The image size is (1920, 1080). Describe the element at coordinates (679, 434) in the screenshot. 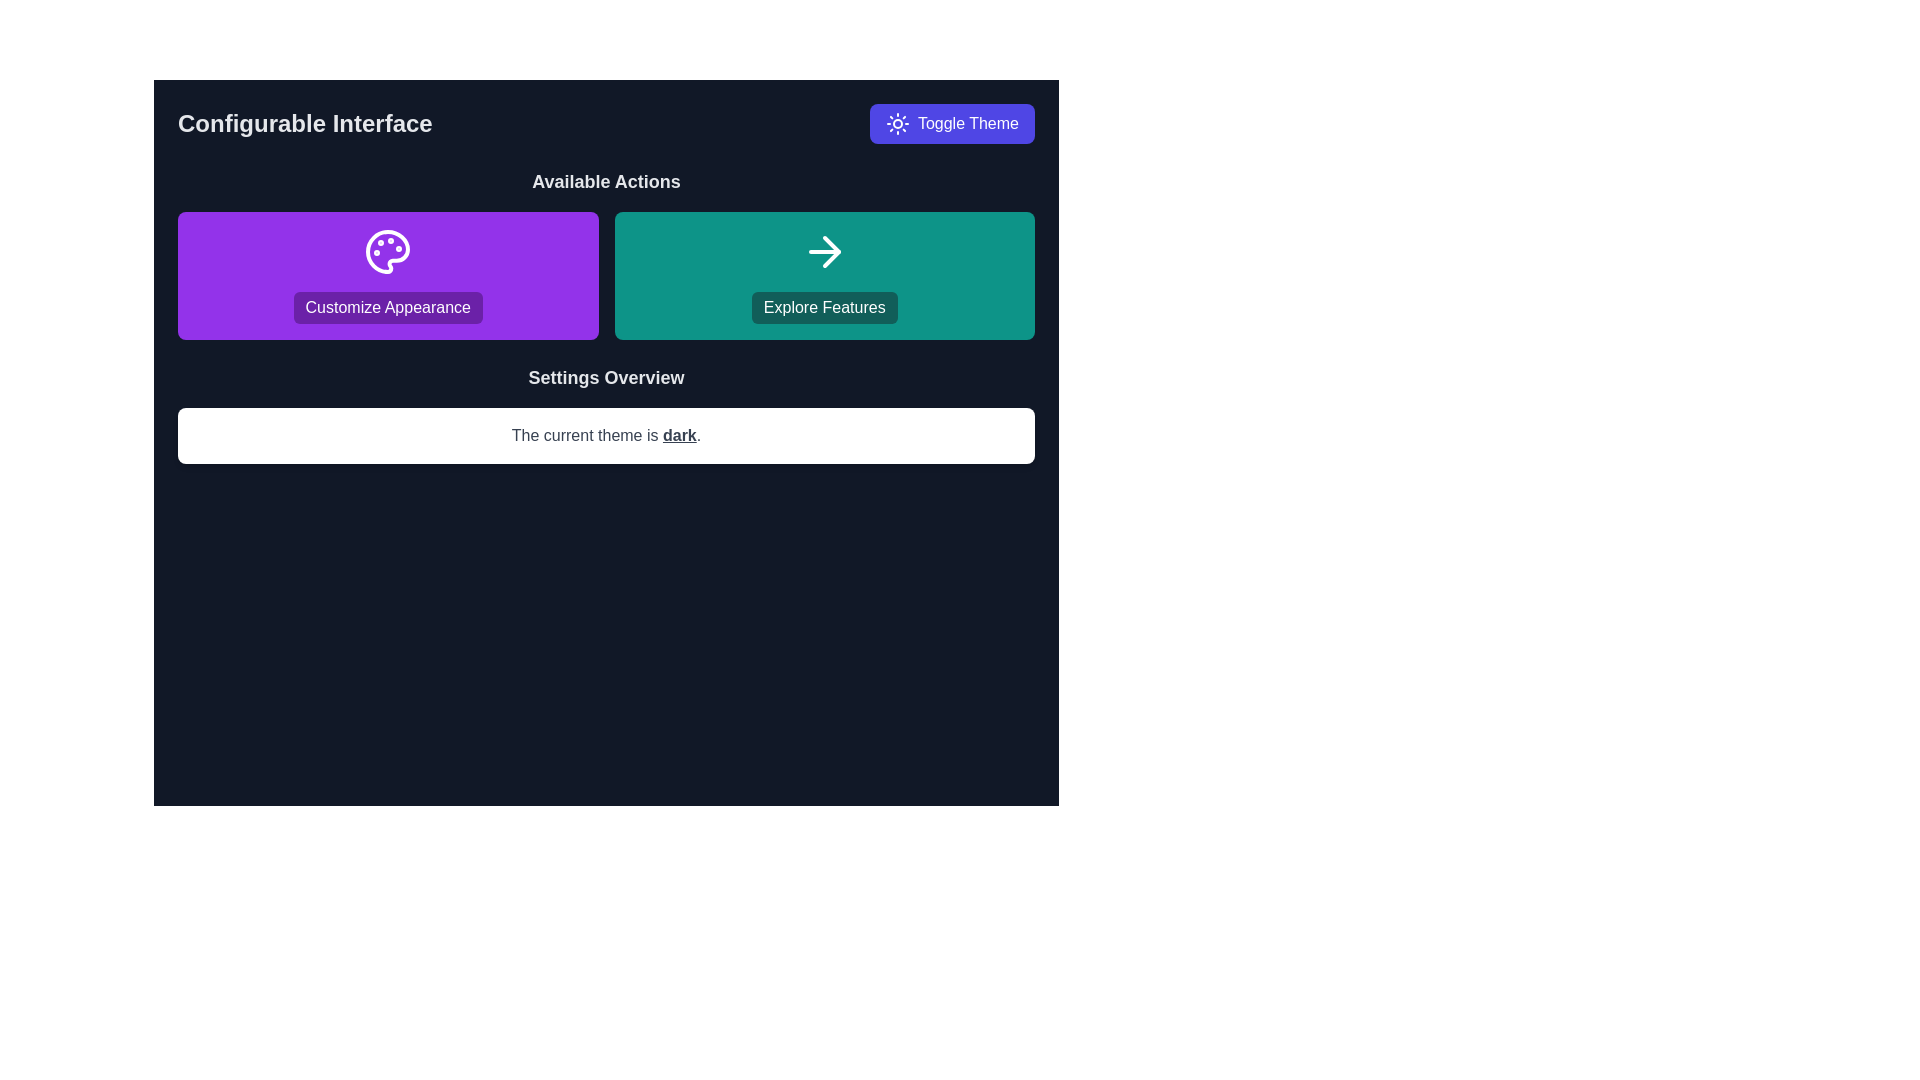

I see `the text label indicating the currently active theme, which is 'dark', located in a central white text box on a dark background` at that location.